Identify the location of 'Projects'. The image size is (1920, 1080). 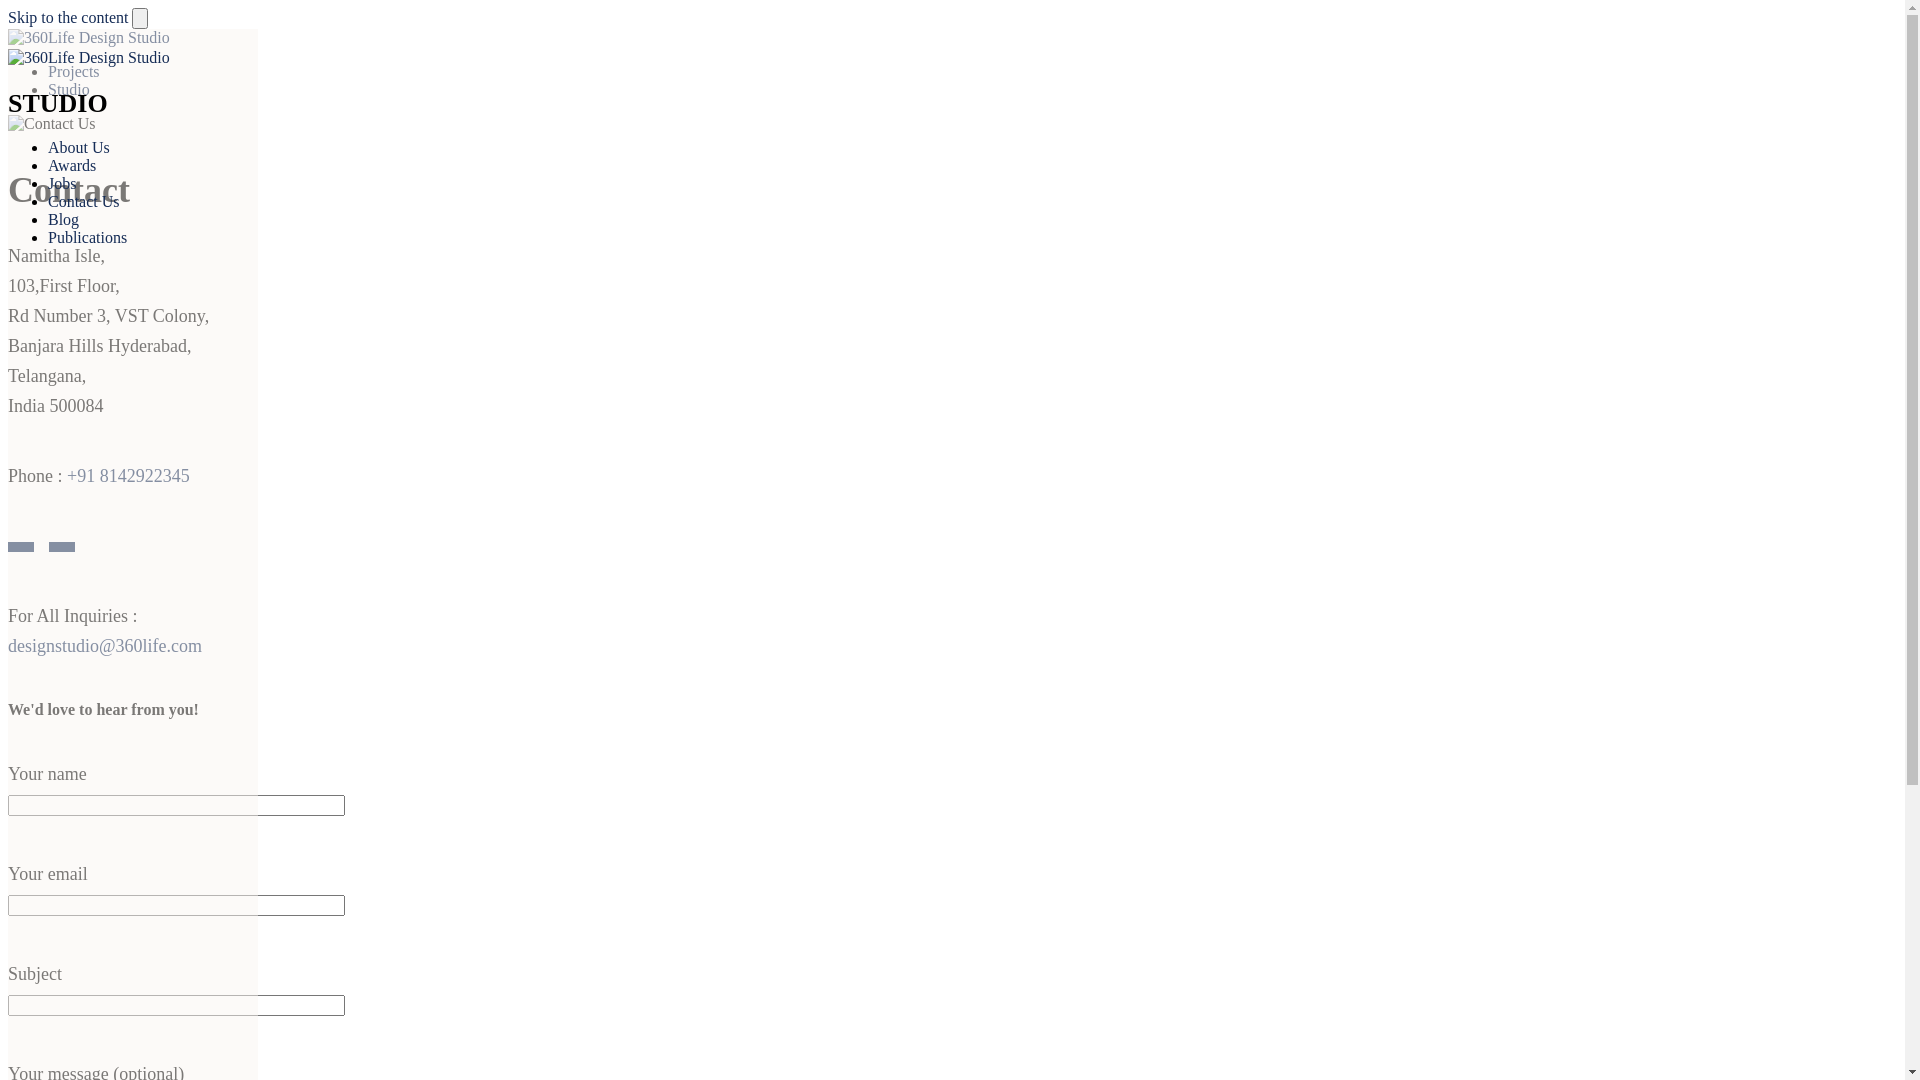
(48, 70).